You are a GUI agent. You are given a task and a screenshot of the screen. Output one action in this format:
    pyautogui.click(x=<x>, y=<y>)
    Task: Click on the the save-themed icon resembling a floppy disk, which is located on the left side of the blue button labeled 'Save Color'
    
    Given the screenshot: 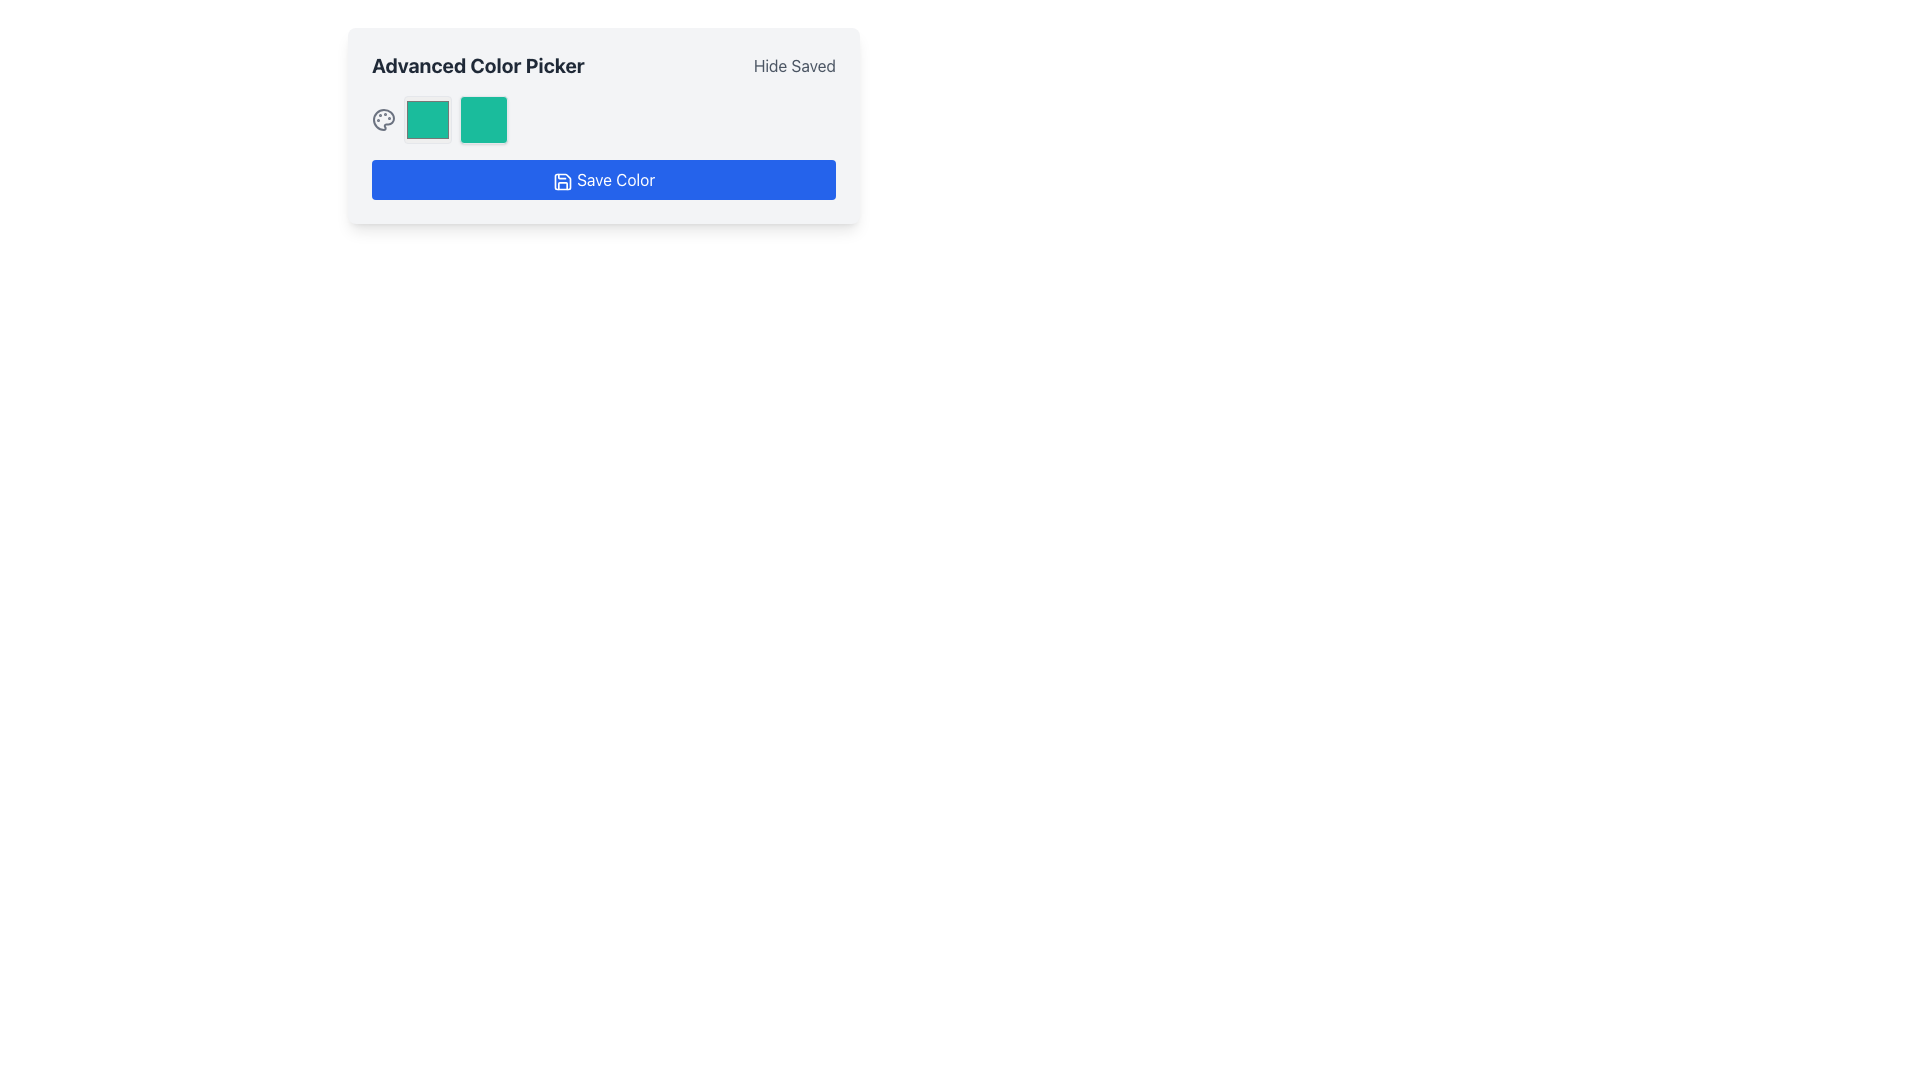 What is the action you would take?
    pyautogui.click(x=561, y=181)
    